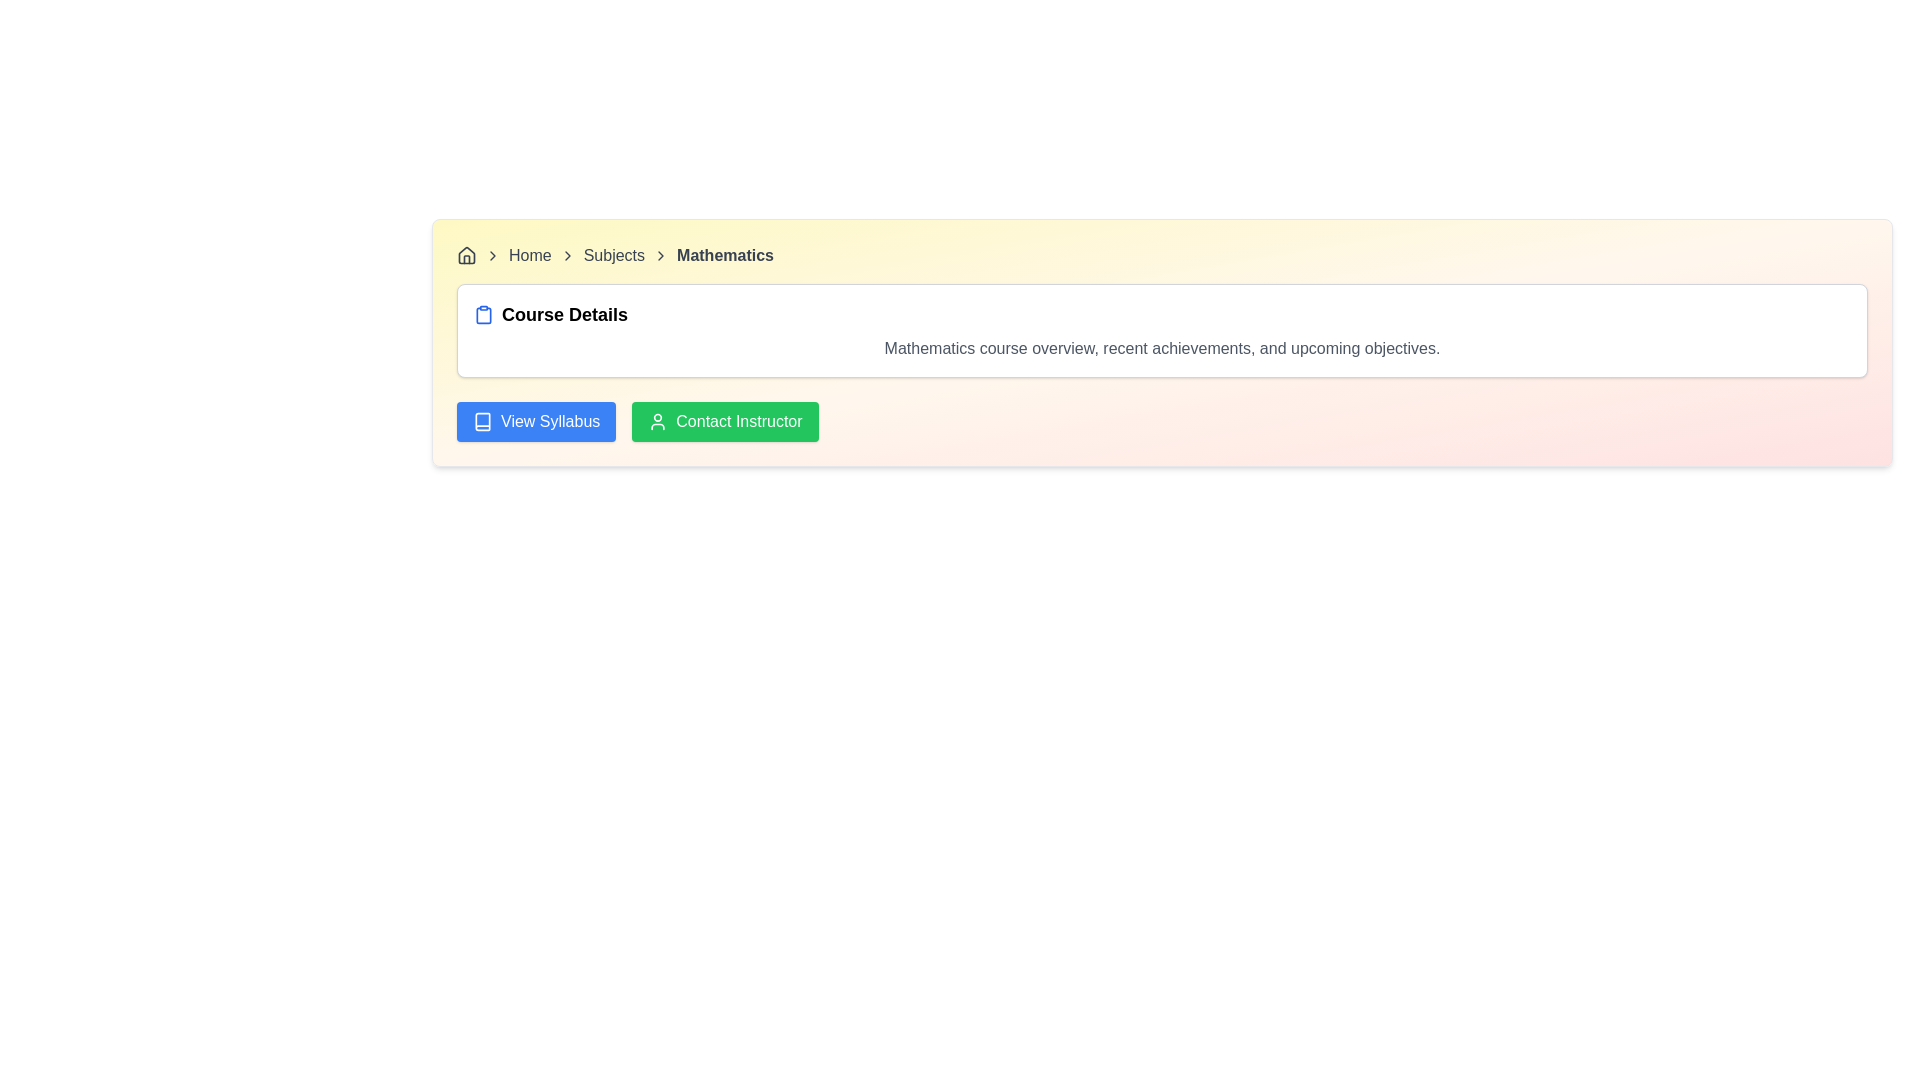 The width and height of the screenshot is (1920, 1080). Describe the element at coordinates (566, 254) in the screenshot. I see `the second right-chevron icon in the breadcrumb navigation bar, which represents navigation or progression` at that location.